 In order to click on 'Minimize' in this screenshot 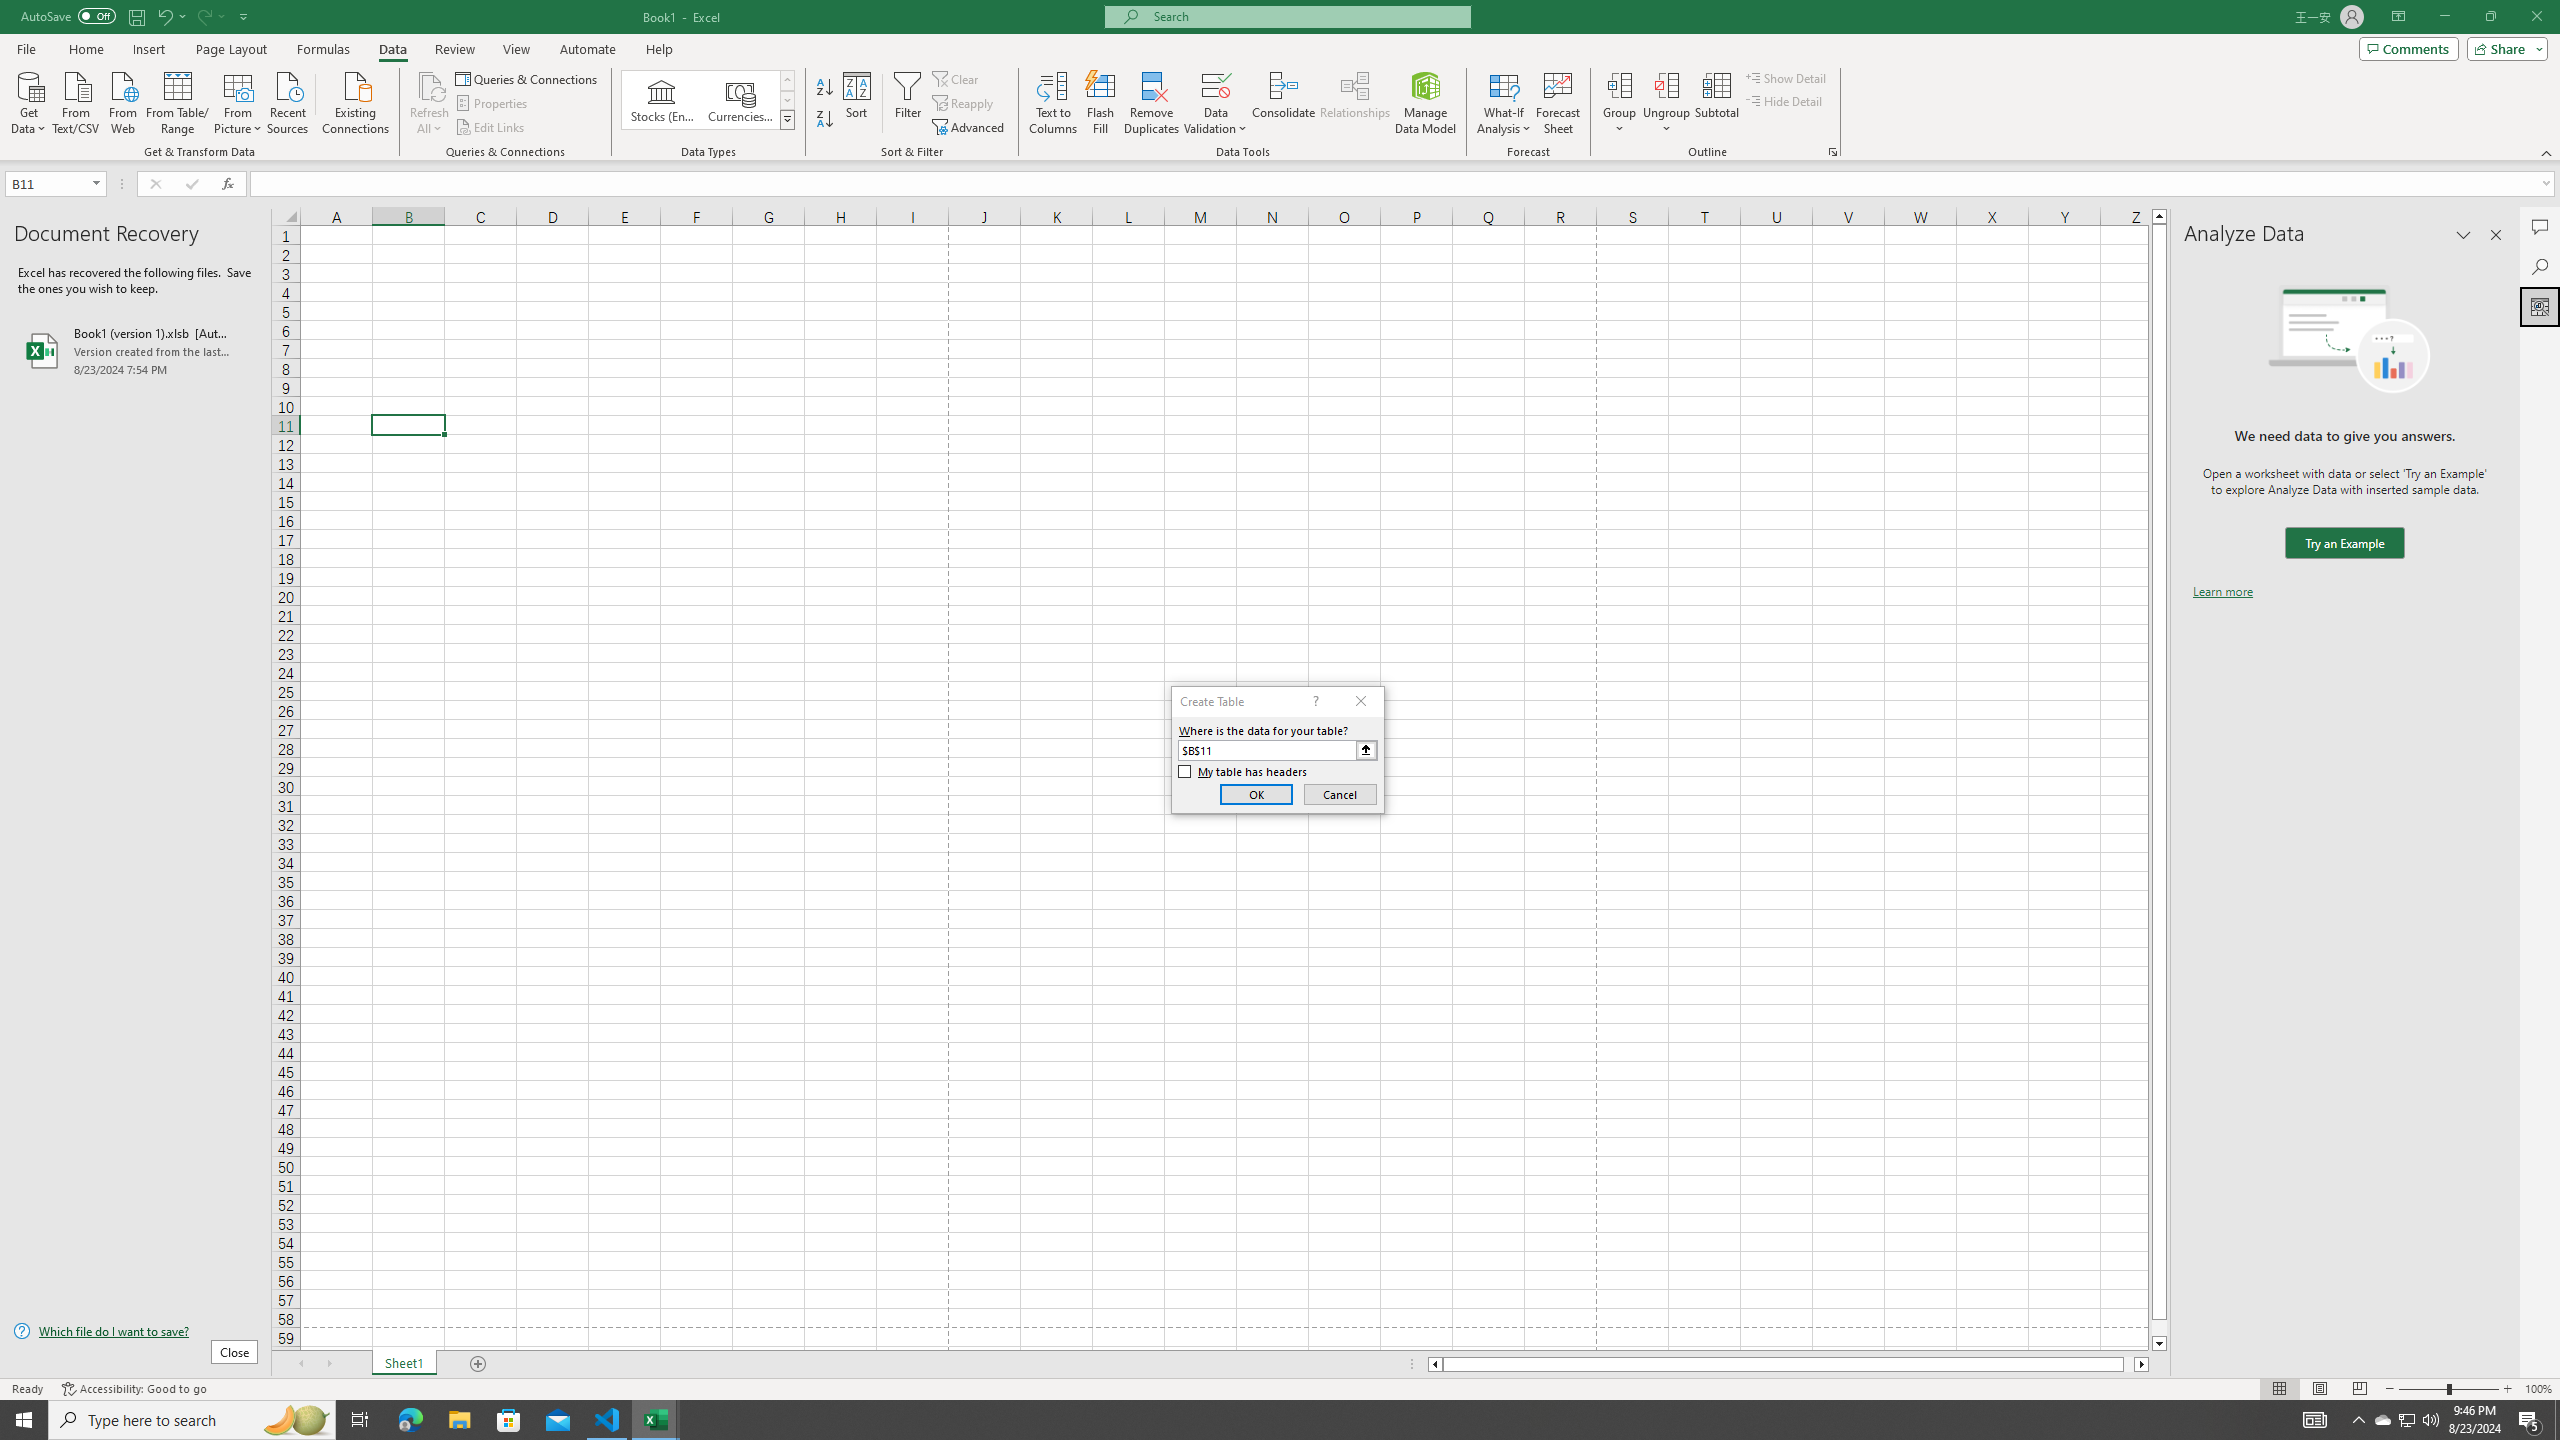, I will do `click(2443, 16)`.